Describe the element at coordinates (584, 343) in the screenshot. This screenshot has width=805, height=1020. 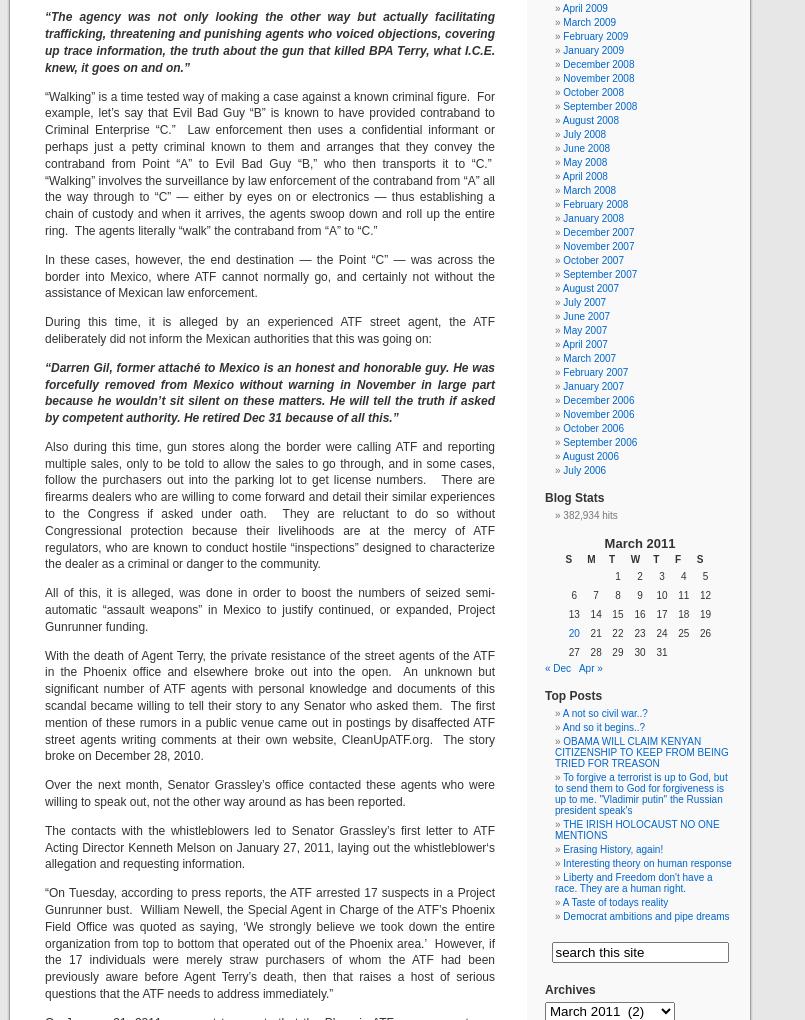
I see `'April 2007'` at that location.